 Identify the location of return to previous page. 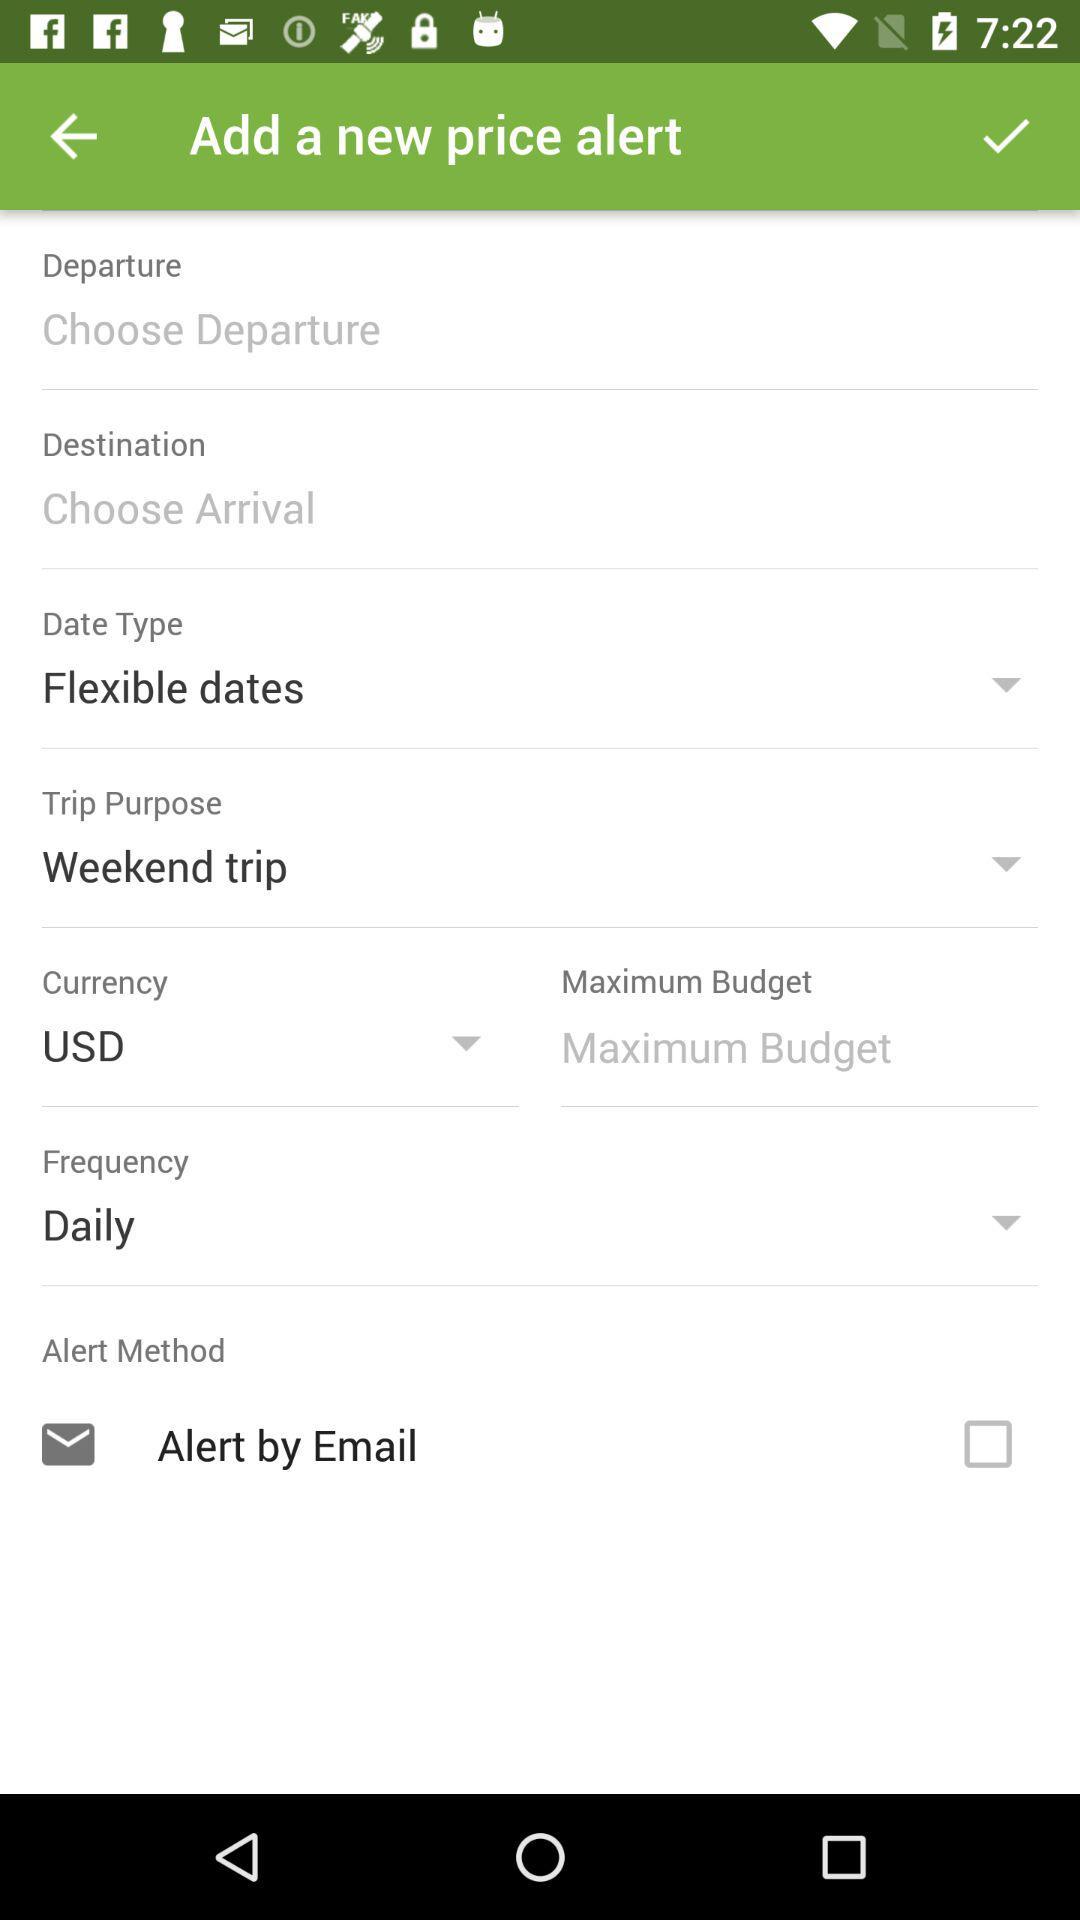
(72, 135).